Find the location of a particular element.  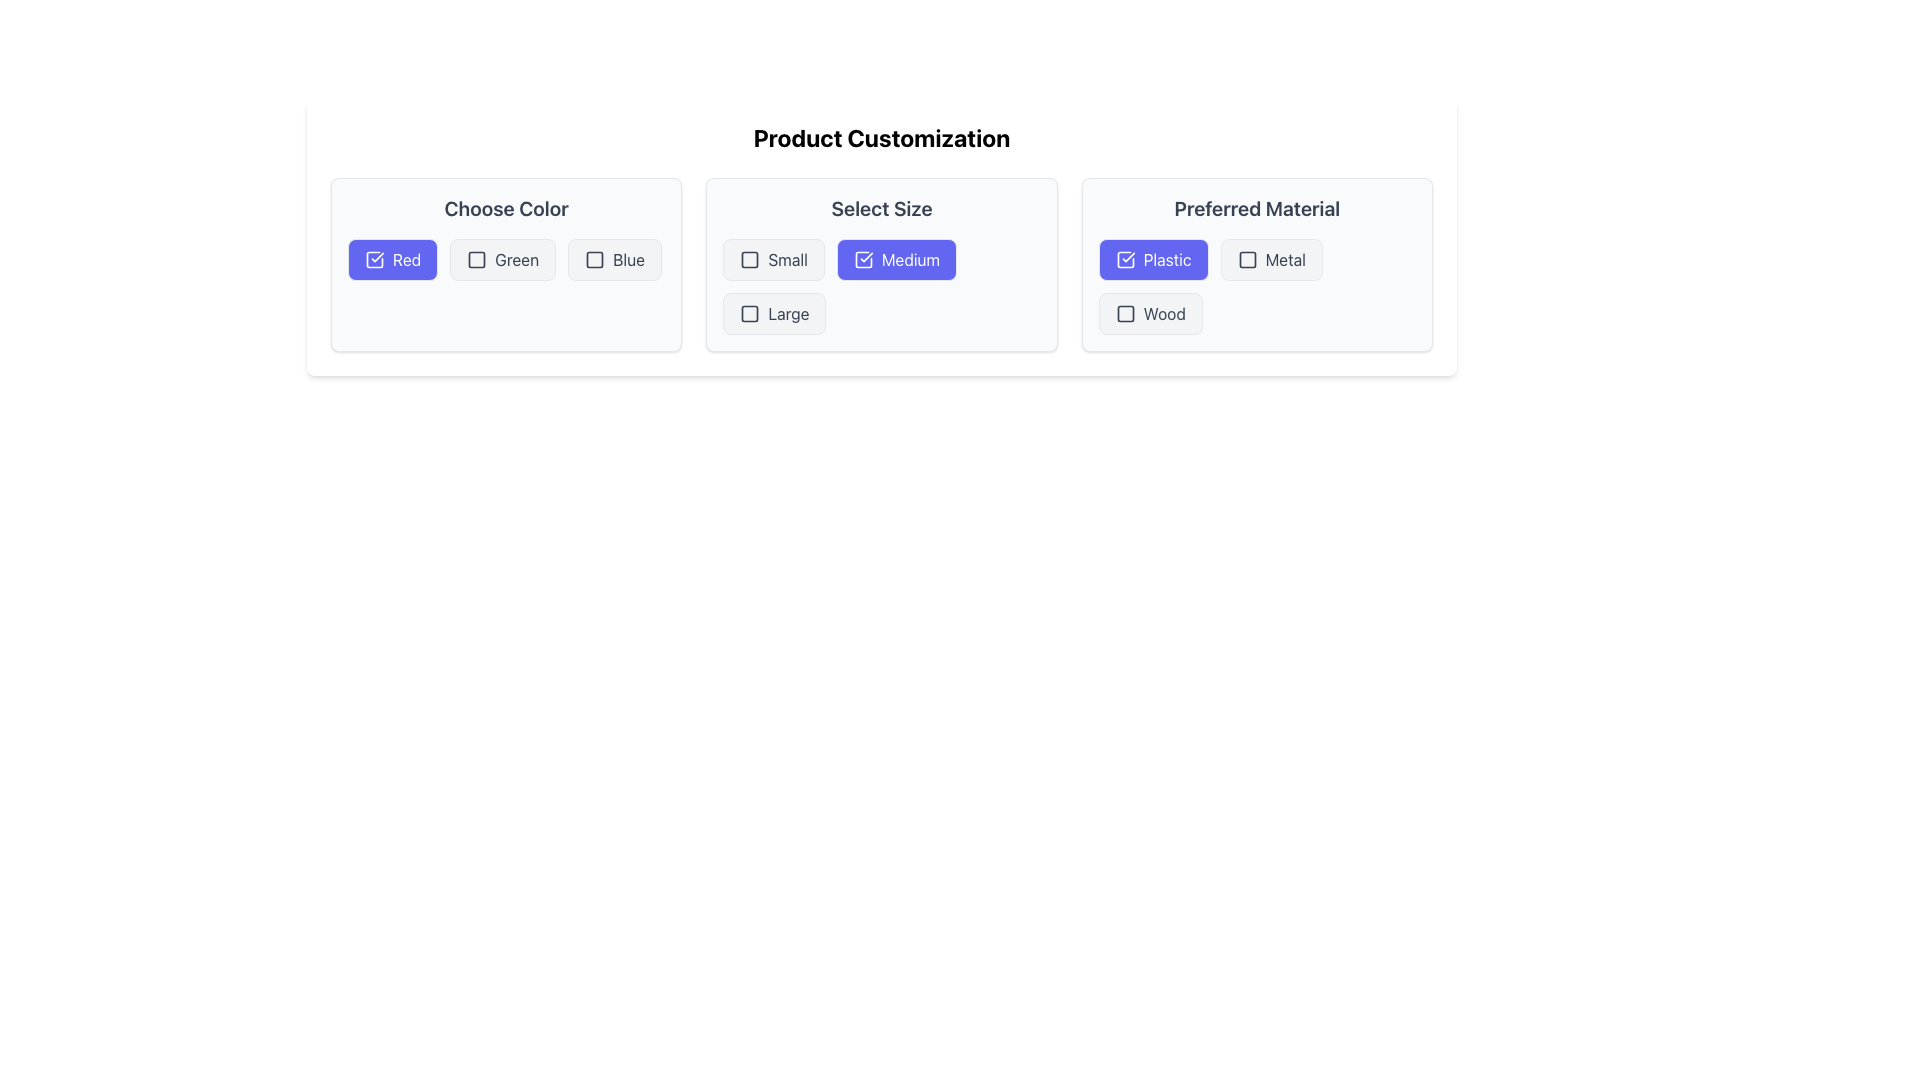

the graphical checkmark in the SVG-based checkbox indicating the selected state for the 'Plastic' option in the 'Preferred Material' category is located at coordinates (1125, 258).